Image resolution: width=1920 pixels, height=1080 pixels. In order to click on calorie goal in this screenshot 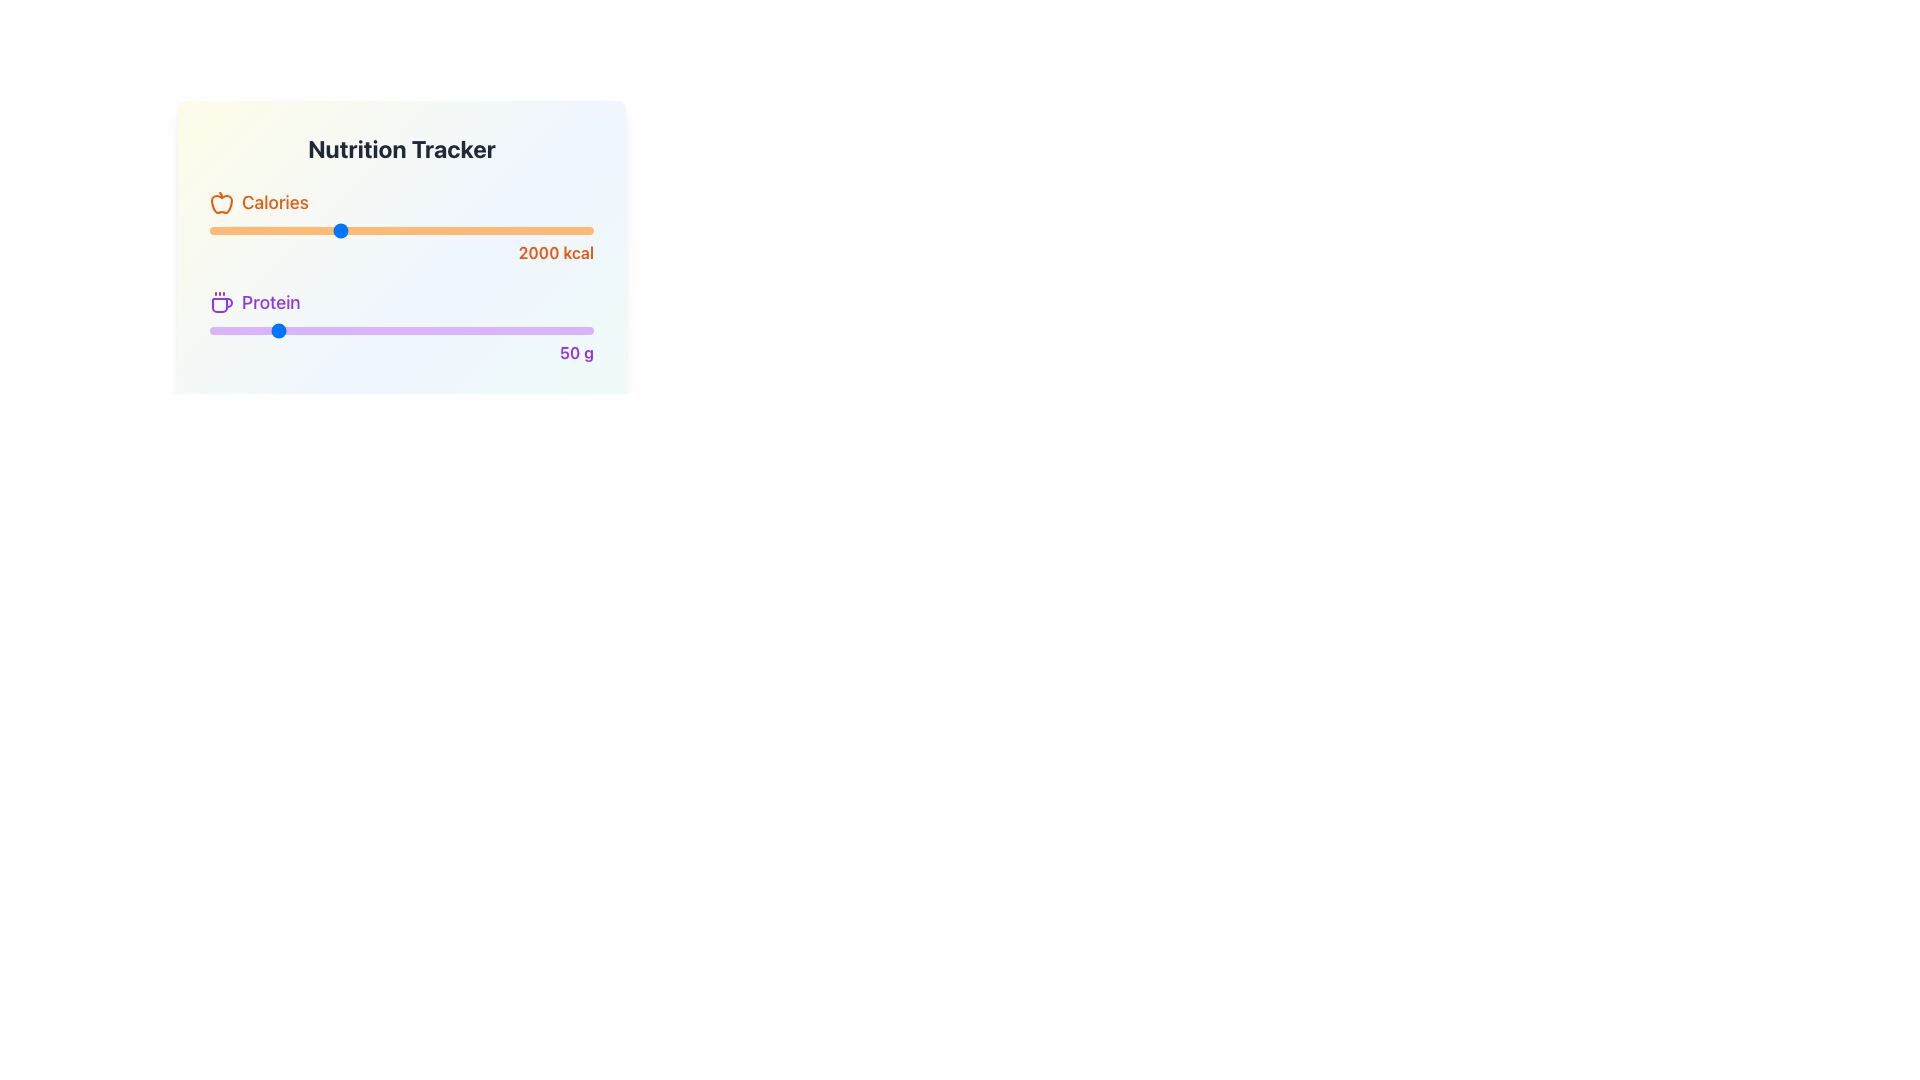, I will do `click(514, 230)`.